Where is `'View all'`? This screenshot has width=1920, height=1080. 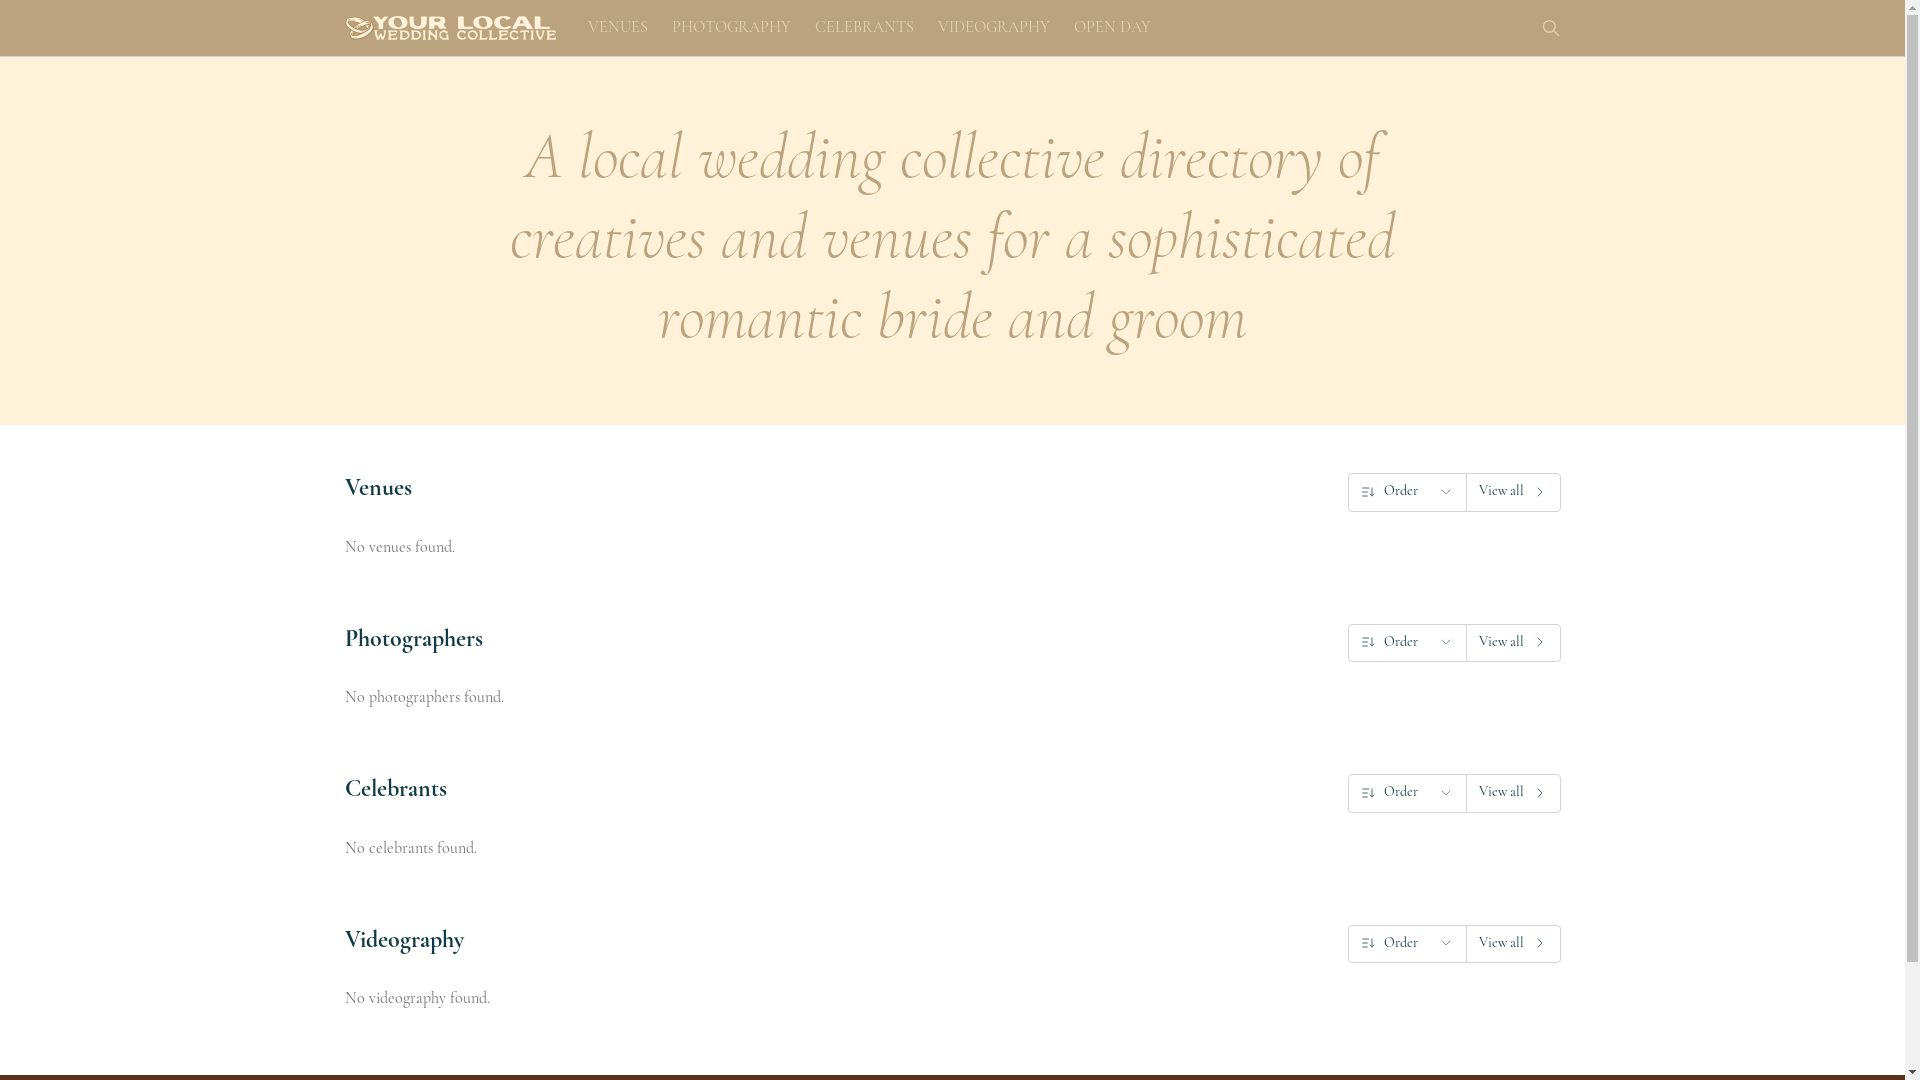
'View all' is located at coordinates (1513, 944).